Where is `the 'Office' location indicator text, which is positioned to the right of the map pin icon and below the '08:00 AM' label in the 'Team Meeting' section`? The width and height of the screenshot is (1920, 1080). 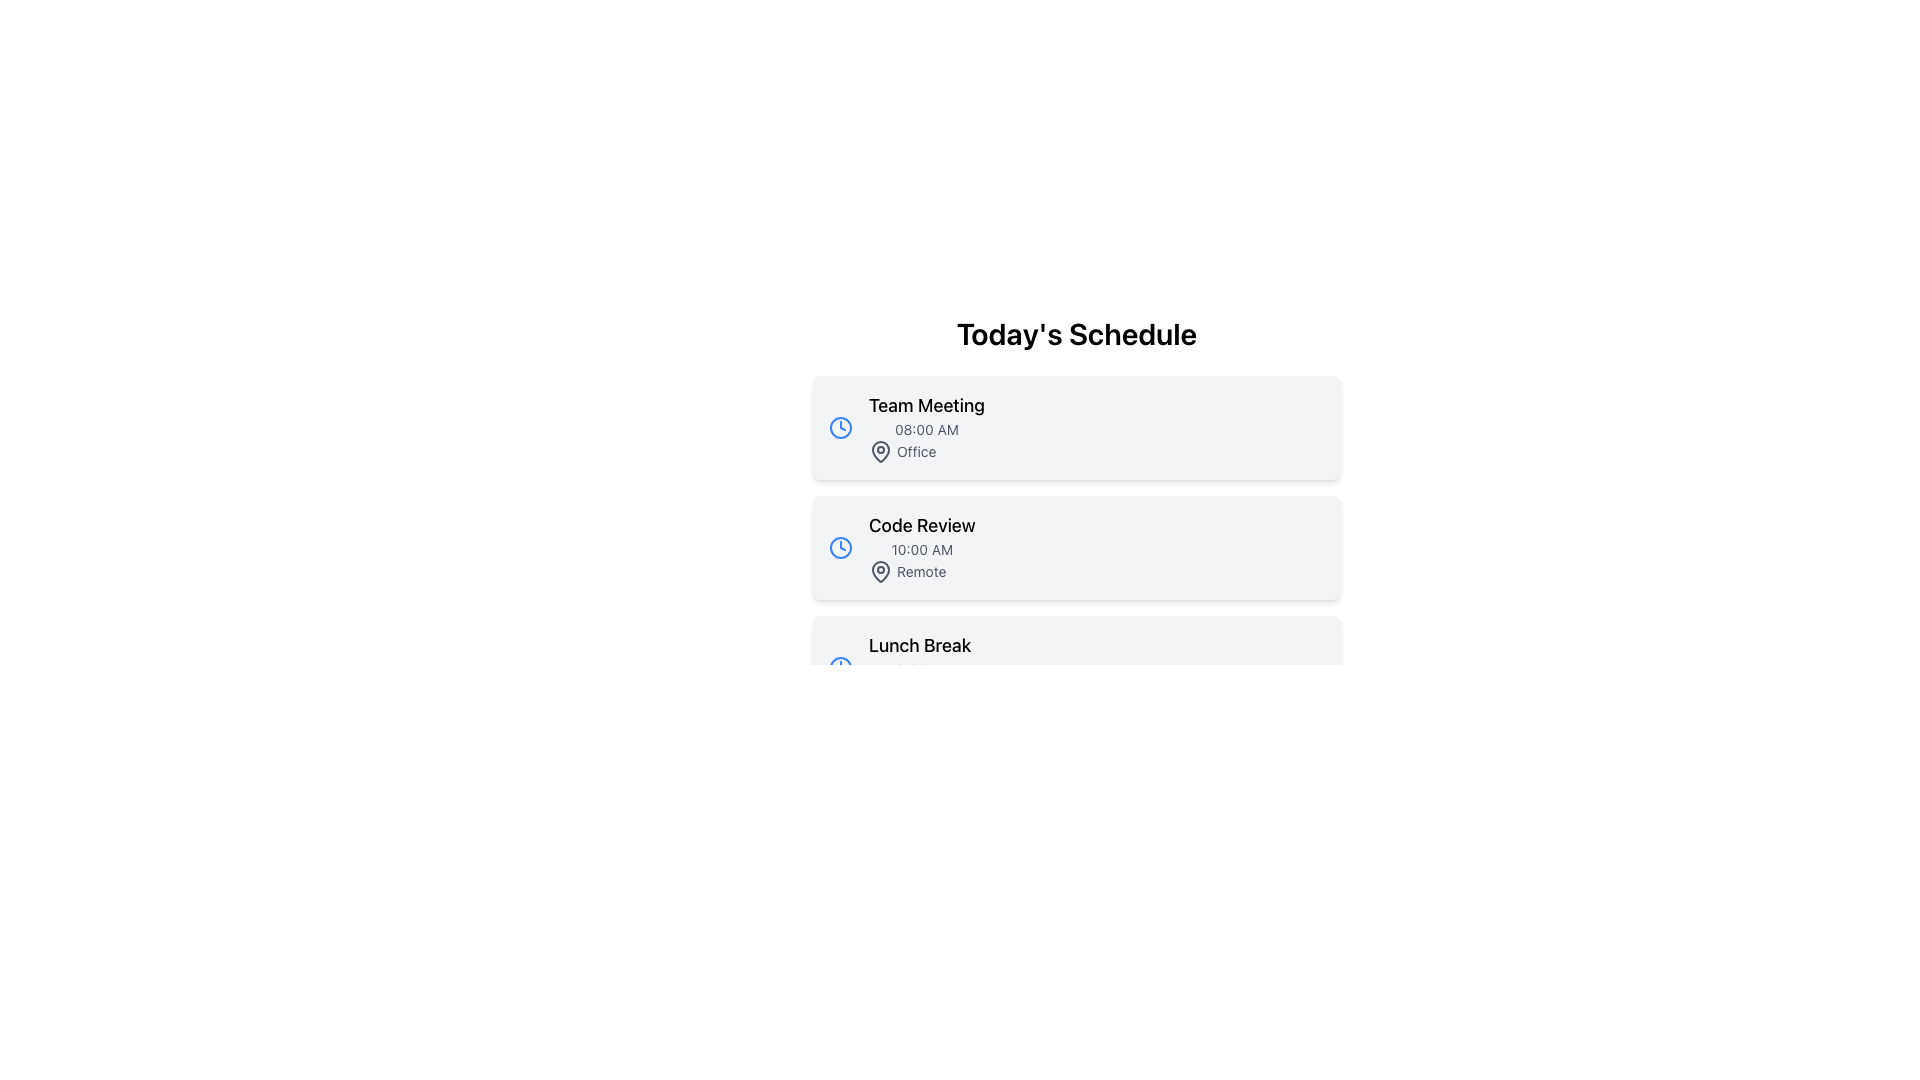
the 'Office' location indicator text, which is positioned to the right of the map pin icon and below the '08:00 AM' label in the 'Team Meeting' section is located at coordinates (925, 451).